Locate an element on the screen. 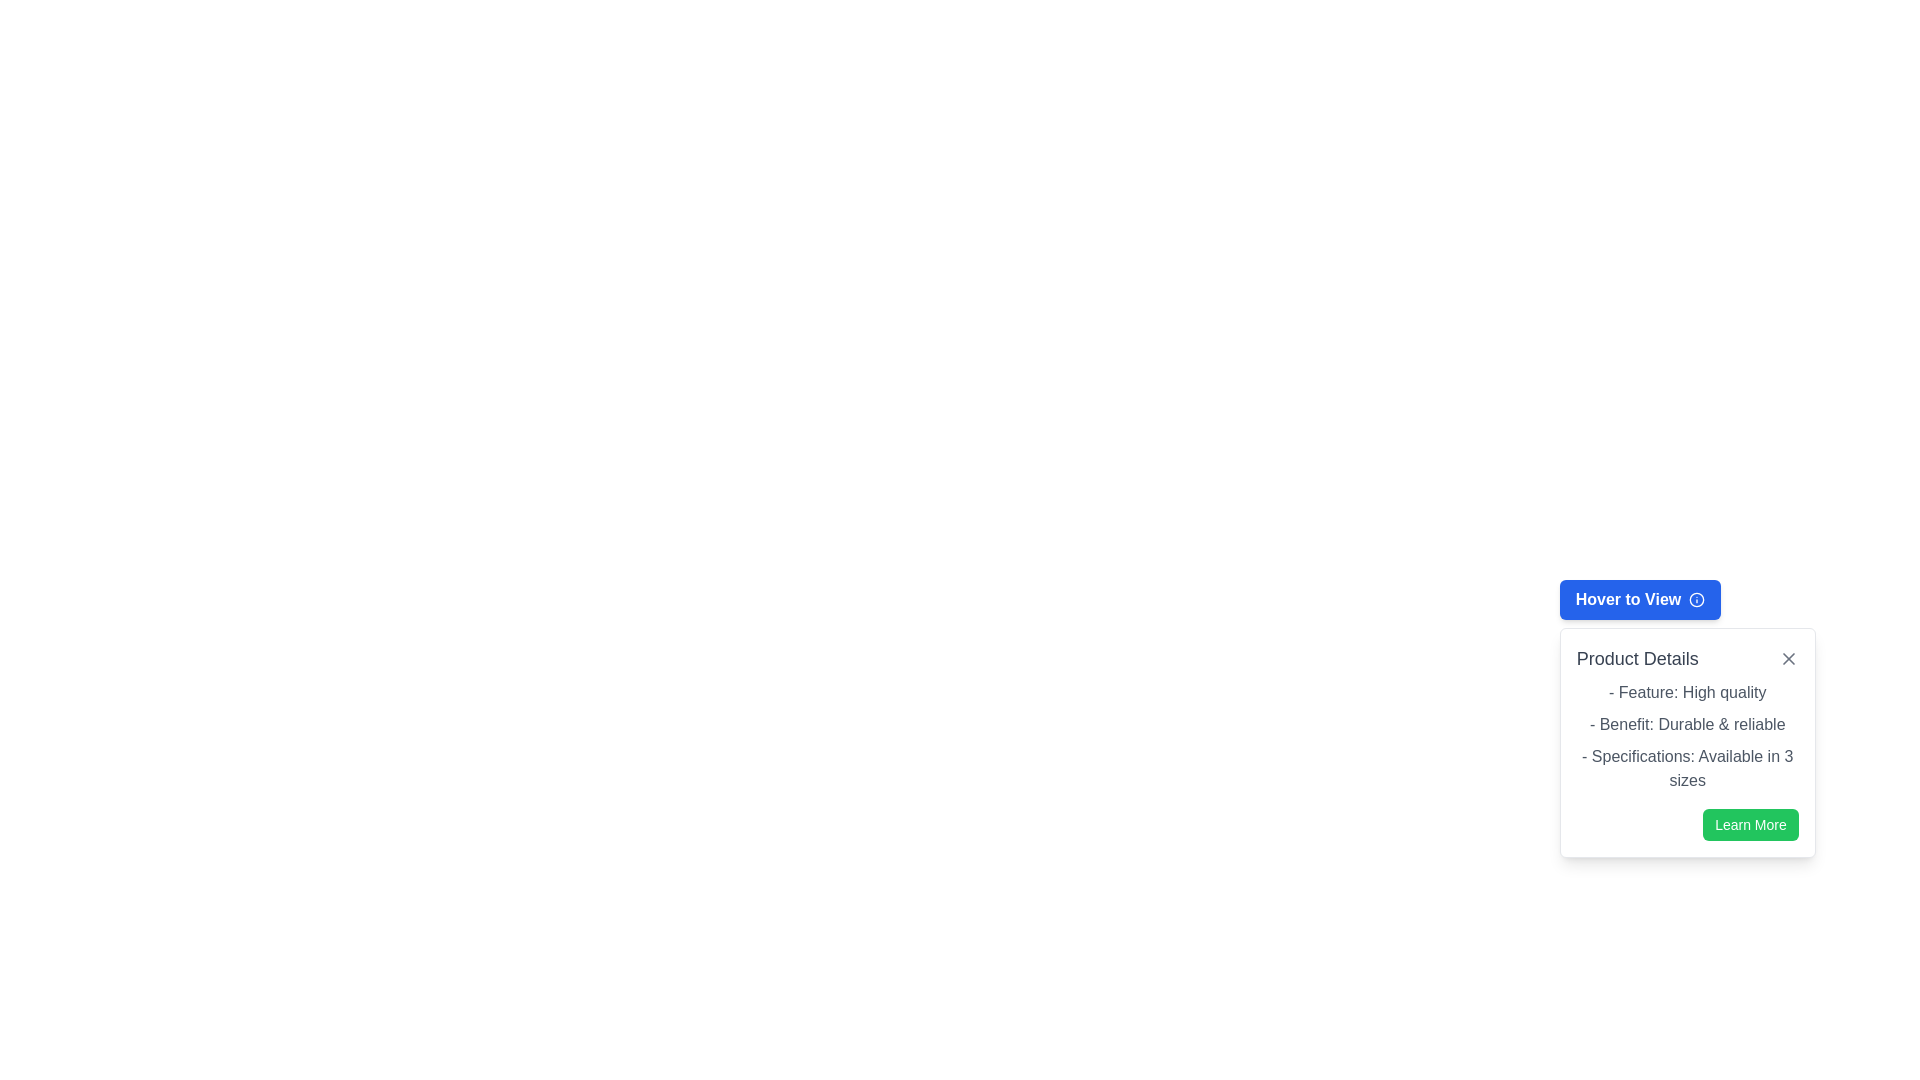 The image size is (1920, 1080). the Header element located at the top of the dropdown panel, which serves as the title and is adjacent to the close button marked by an 'X' is located at coordinates (1686, 659).